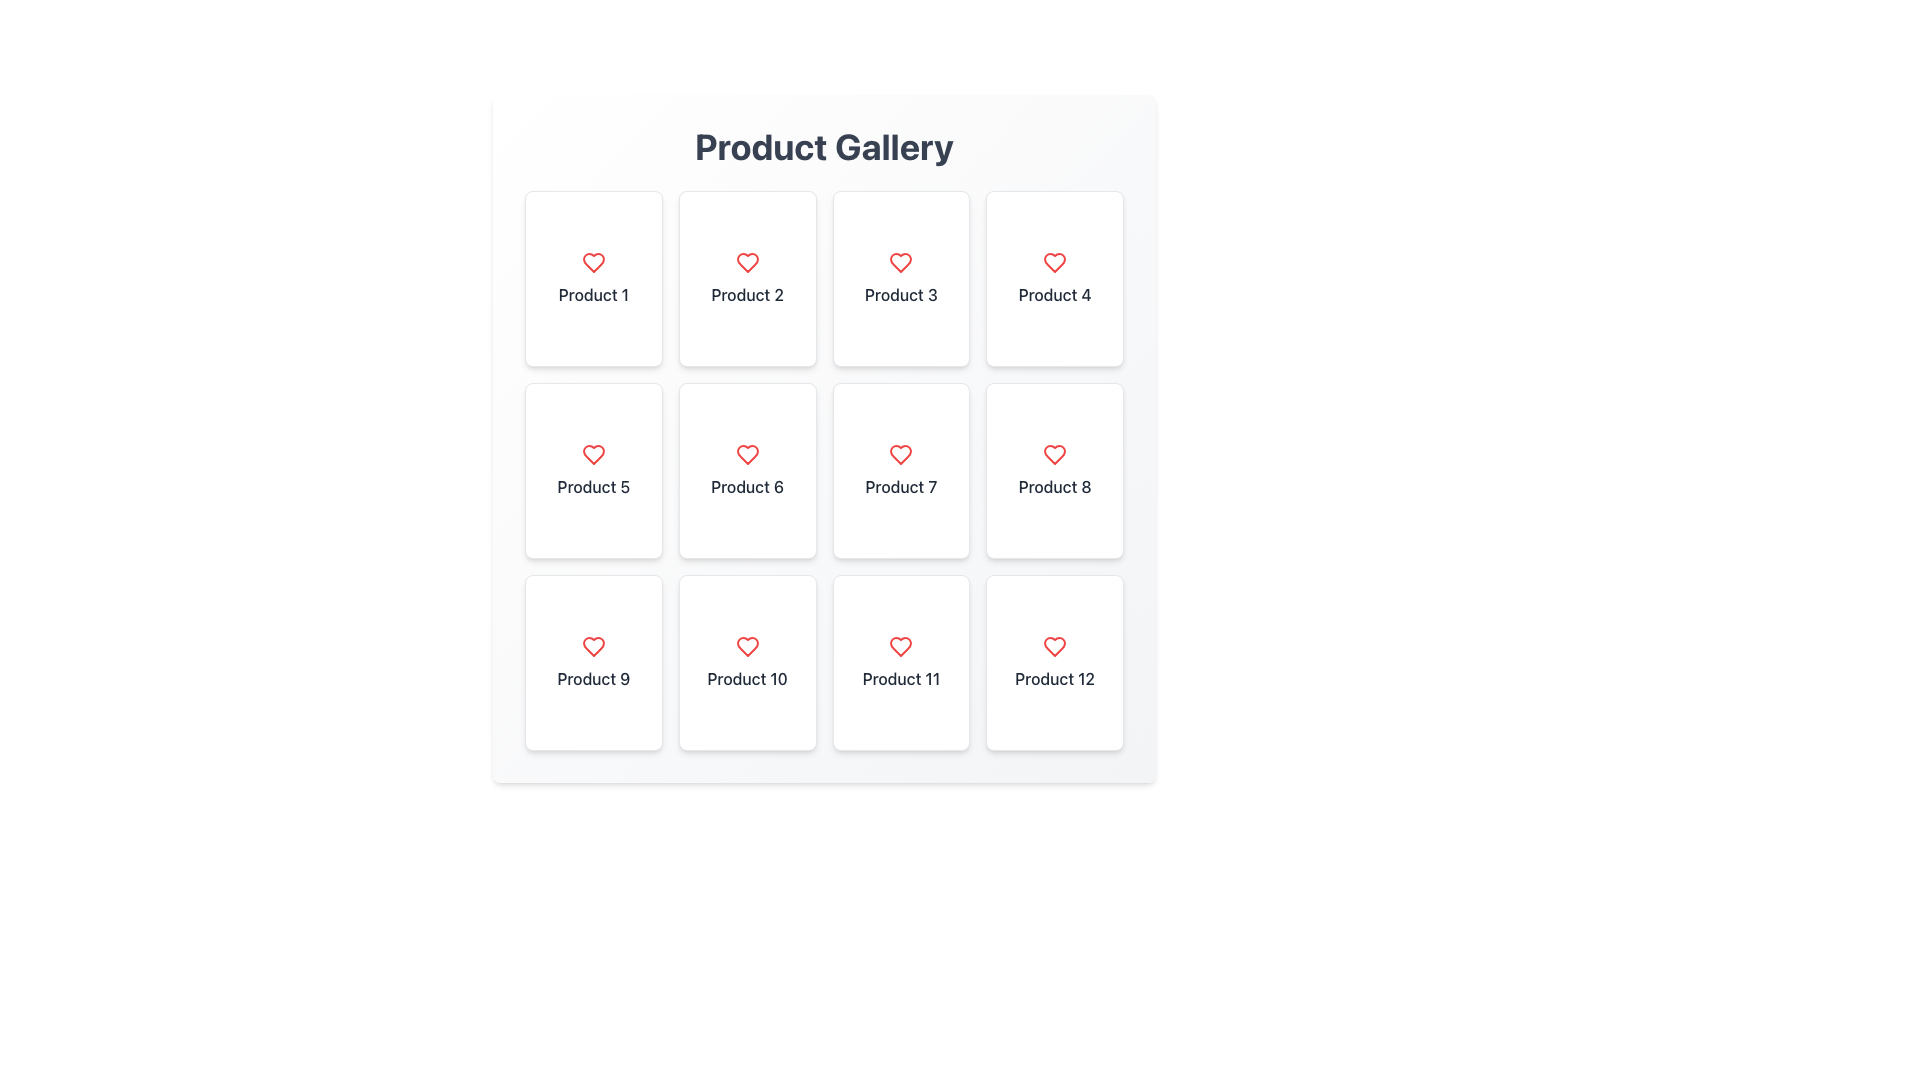  Describe the element at coordinates (746, 647) in the screenshot. I see `the heart icon used to mark 'Product 10' as liked or added to favorites` at that location.